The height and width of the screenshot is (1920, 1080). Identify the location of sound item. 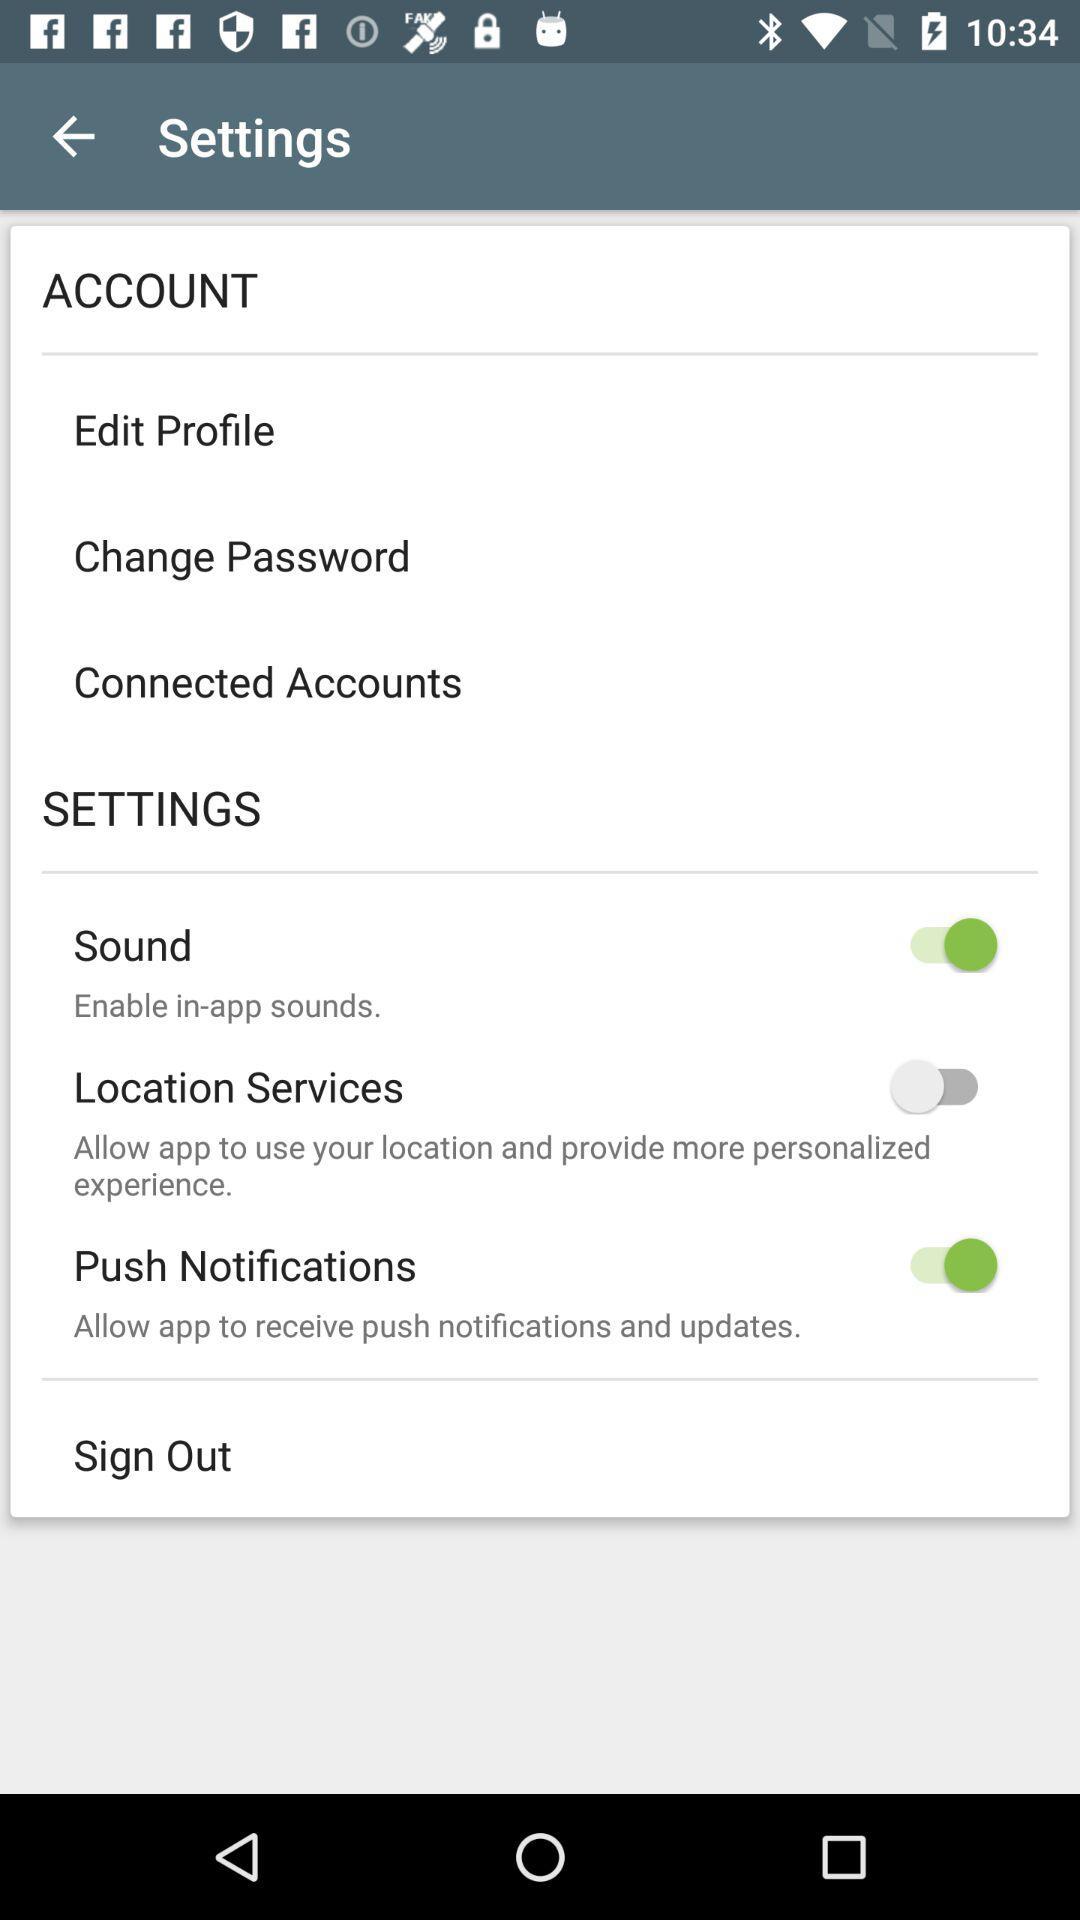
(540, 927).